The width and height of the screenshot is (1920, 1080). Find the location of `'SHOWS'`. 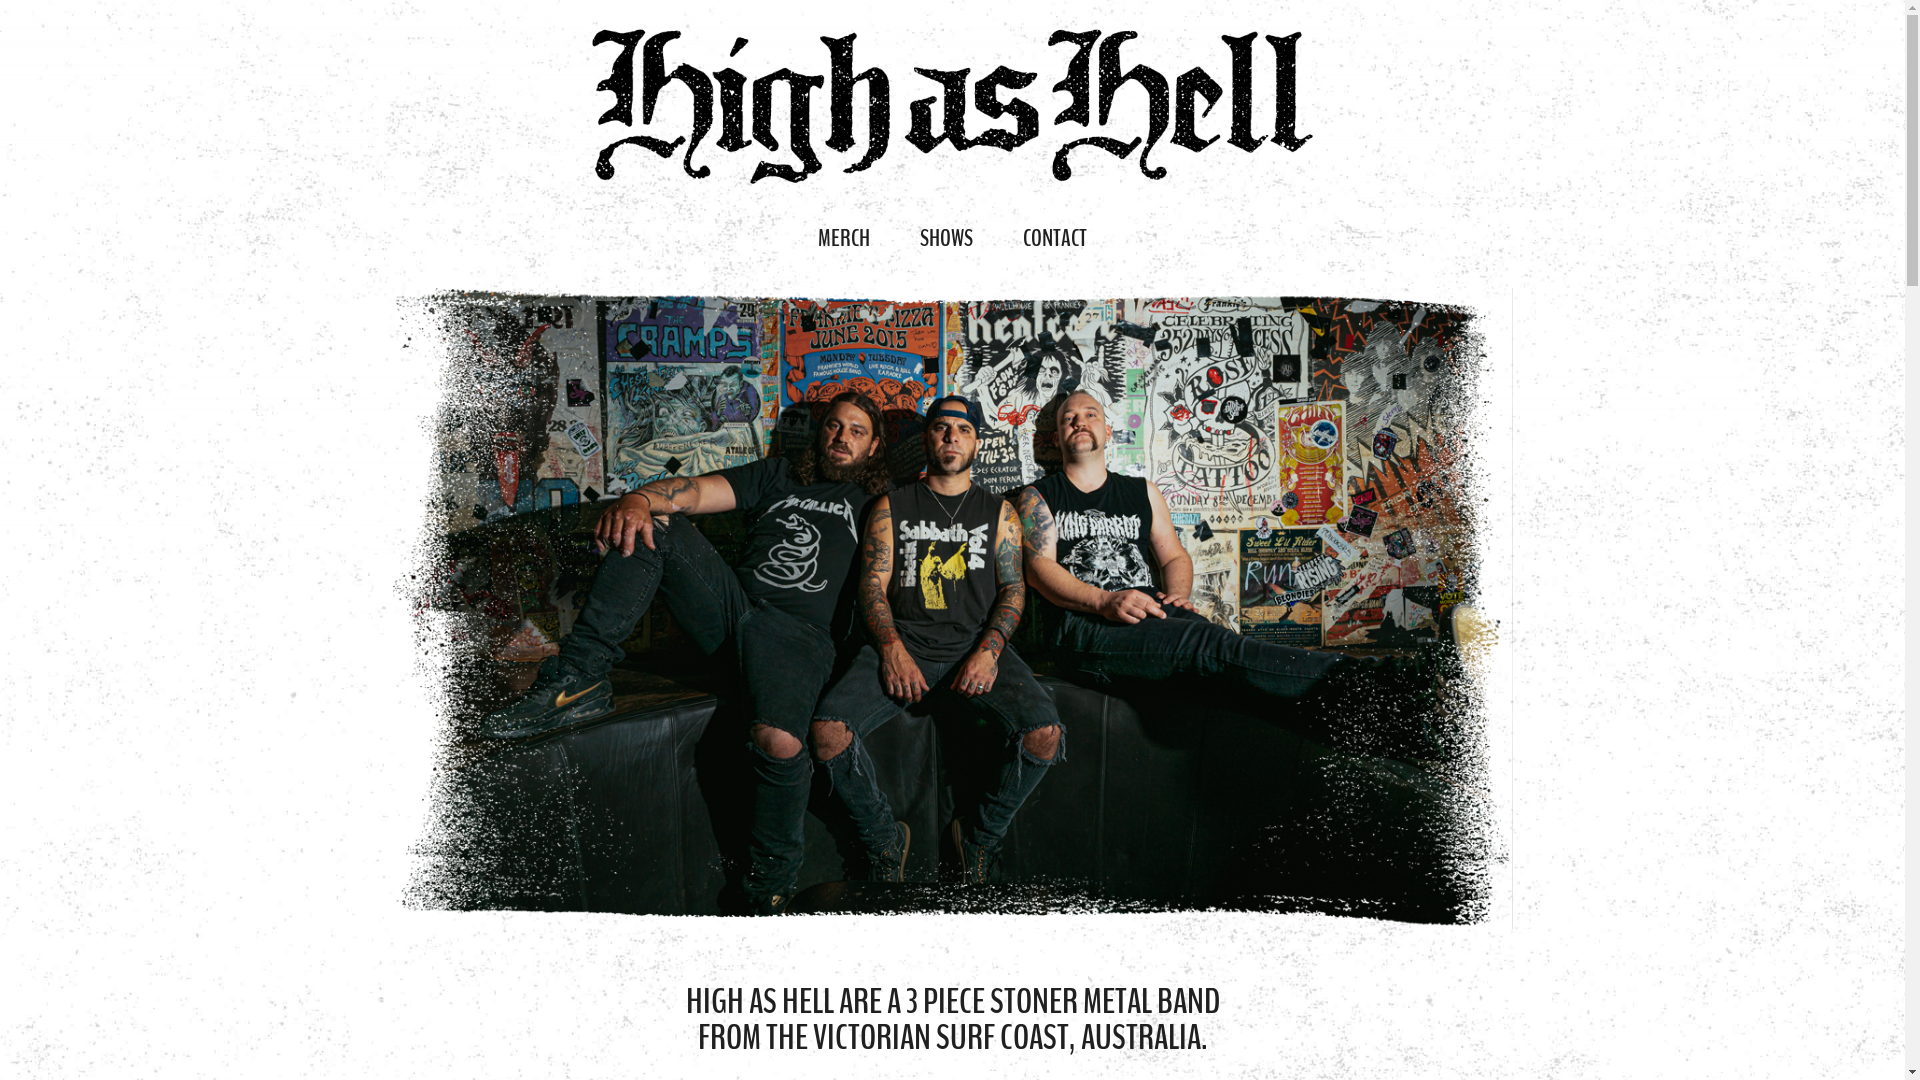

'SHOWS' is located at coordinates (945, 237).